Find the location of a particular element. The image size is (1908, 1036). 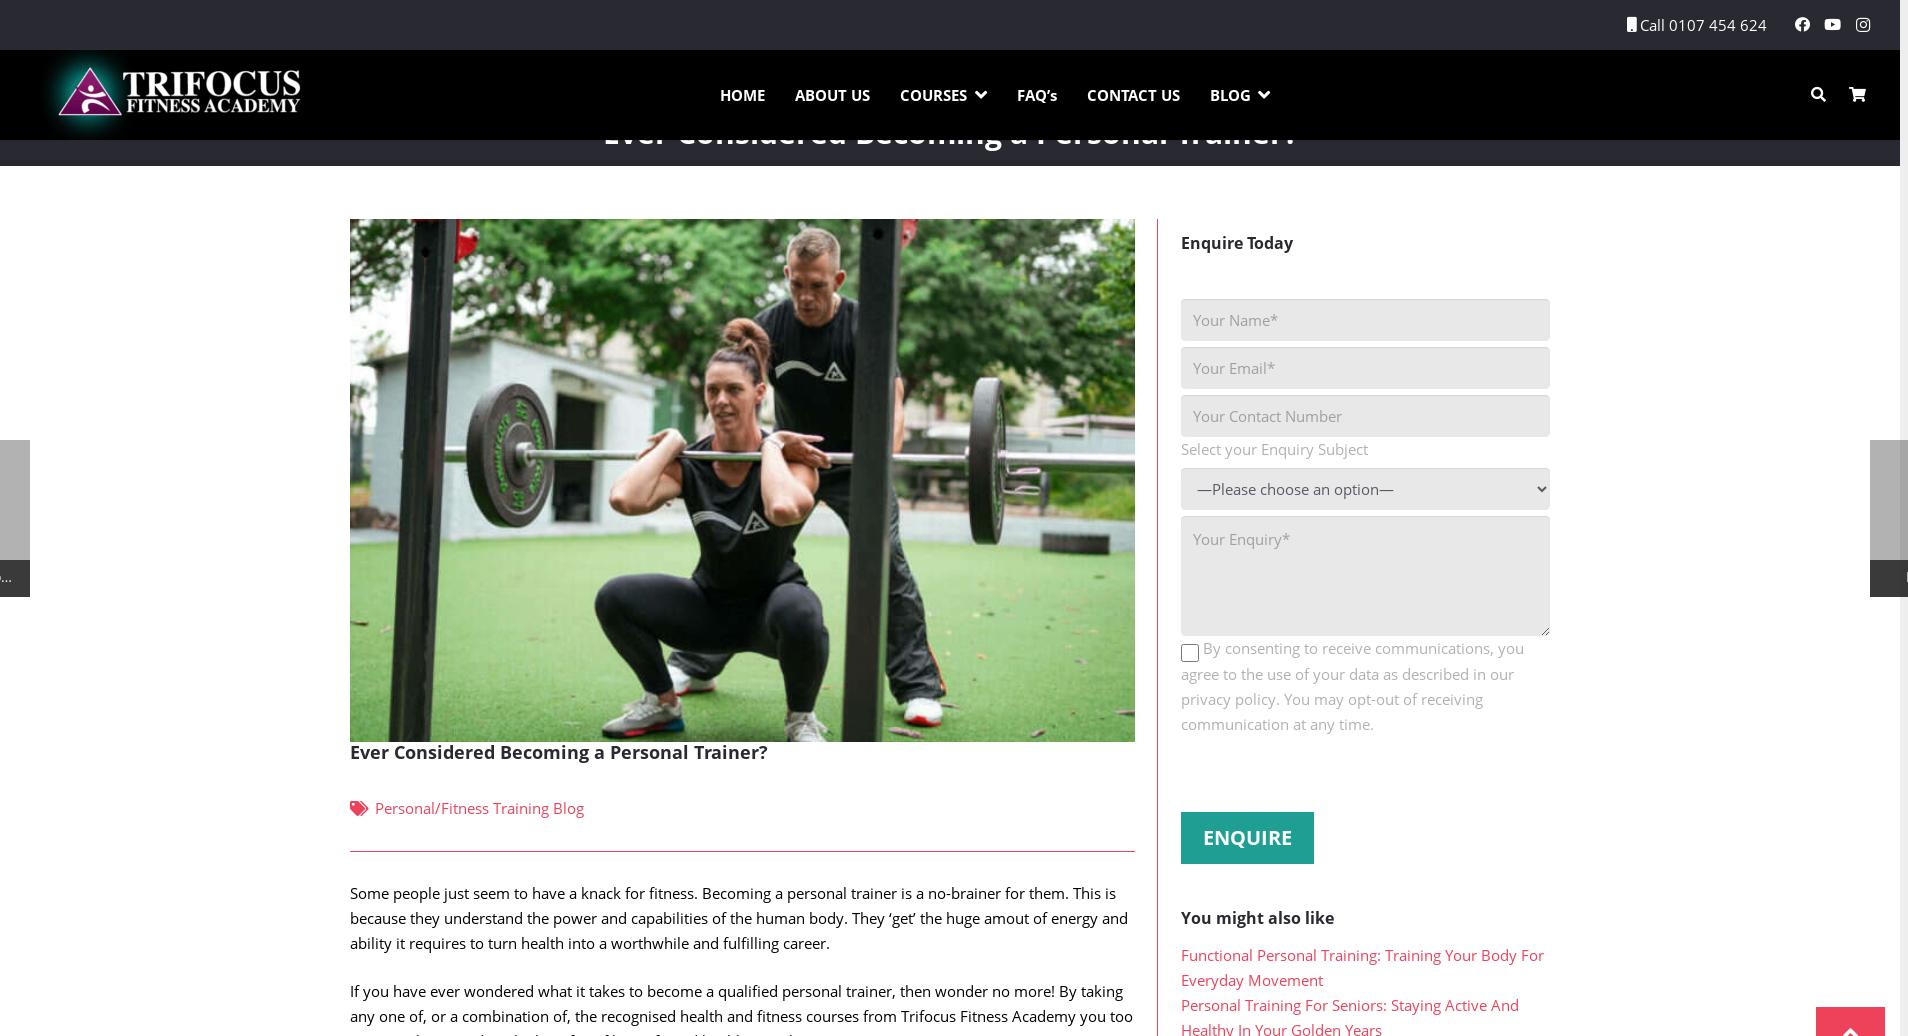

'HOME' is located at coordinates (741, 95).